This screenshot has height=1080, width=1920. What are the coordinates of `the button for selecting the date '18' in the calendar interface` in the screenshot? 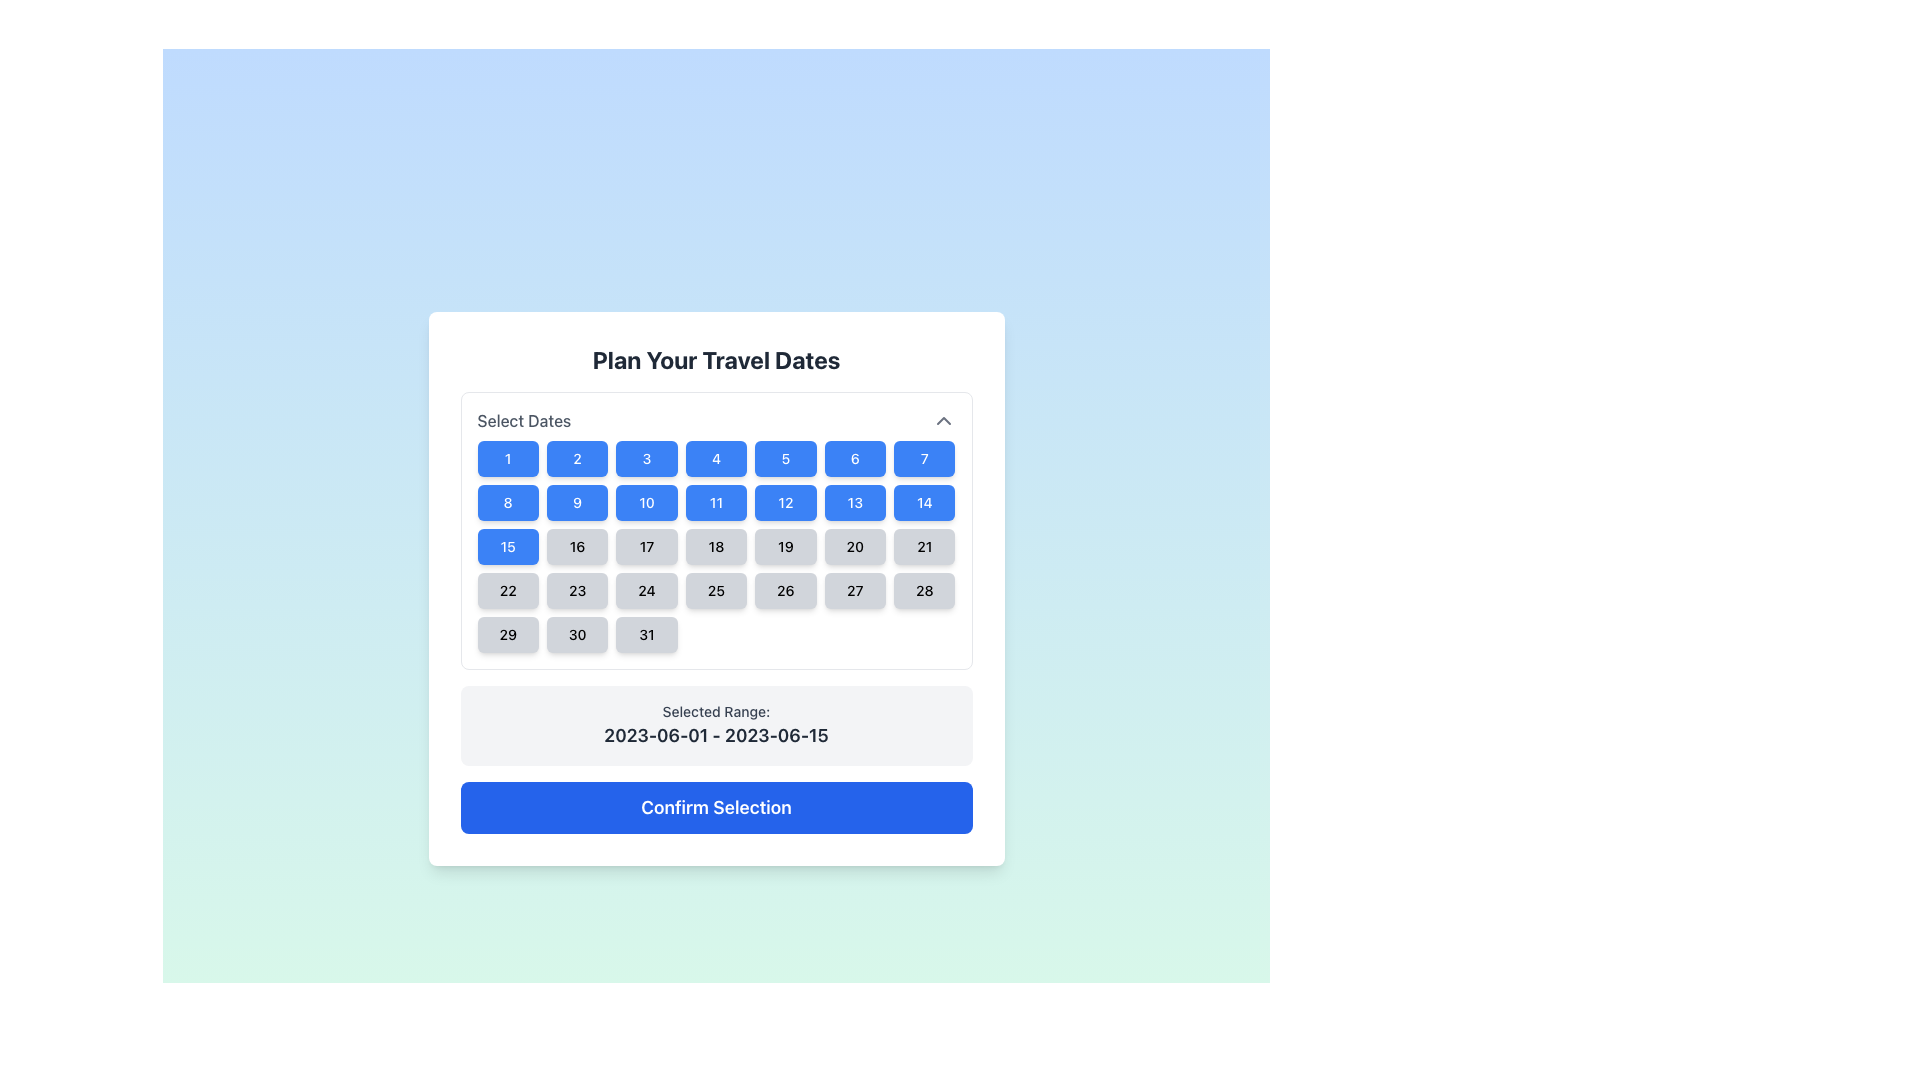 It's located at (716, 547).